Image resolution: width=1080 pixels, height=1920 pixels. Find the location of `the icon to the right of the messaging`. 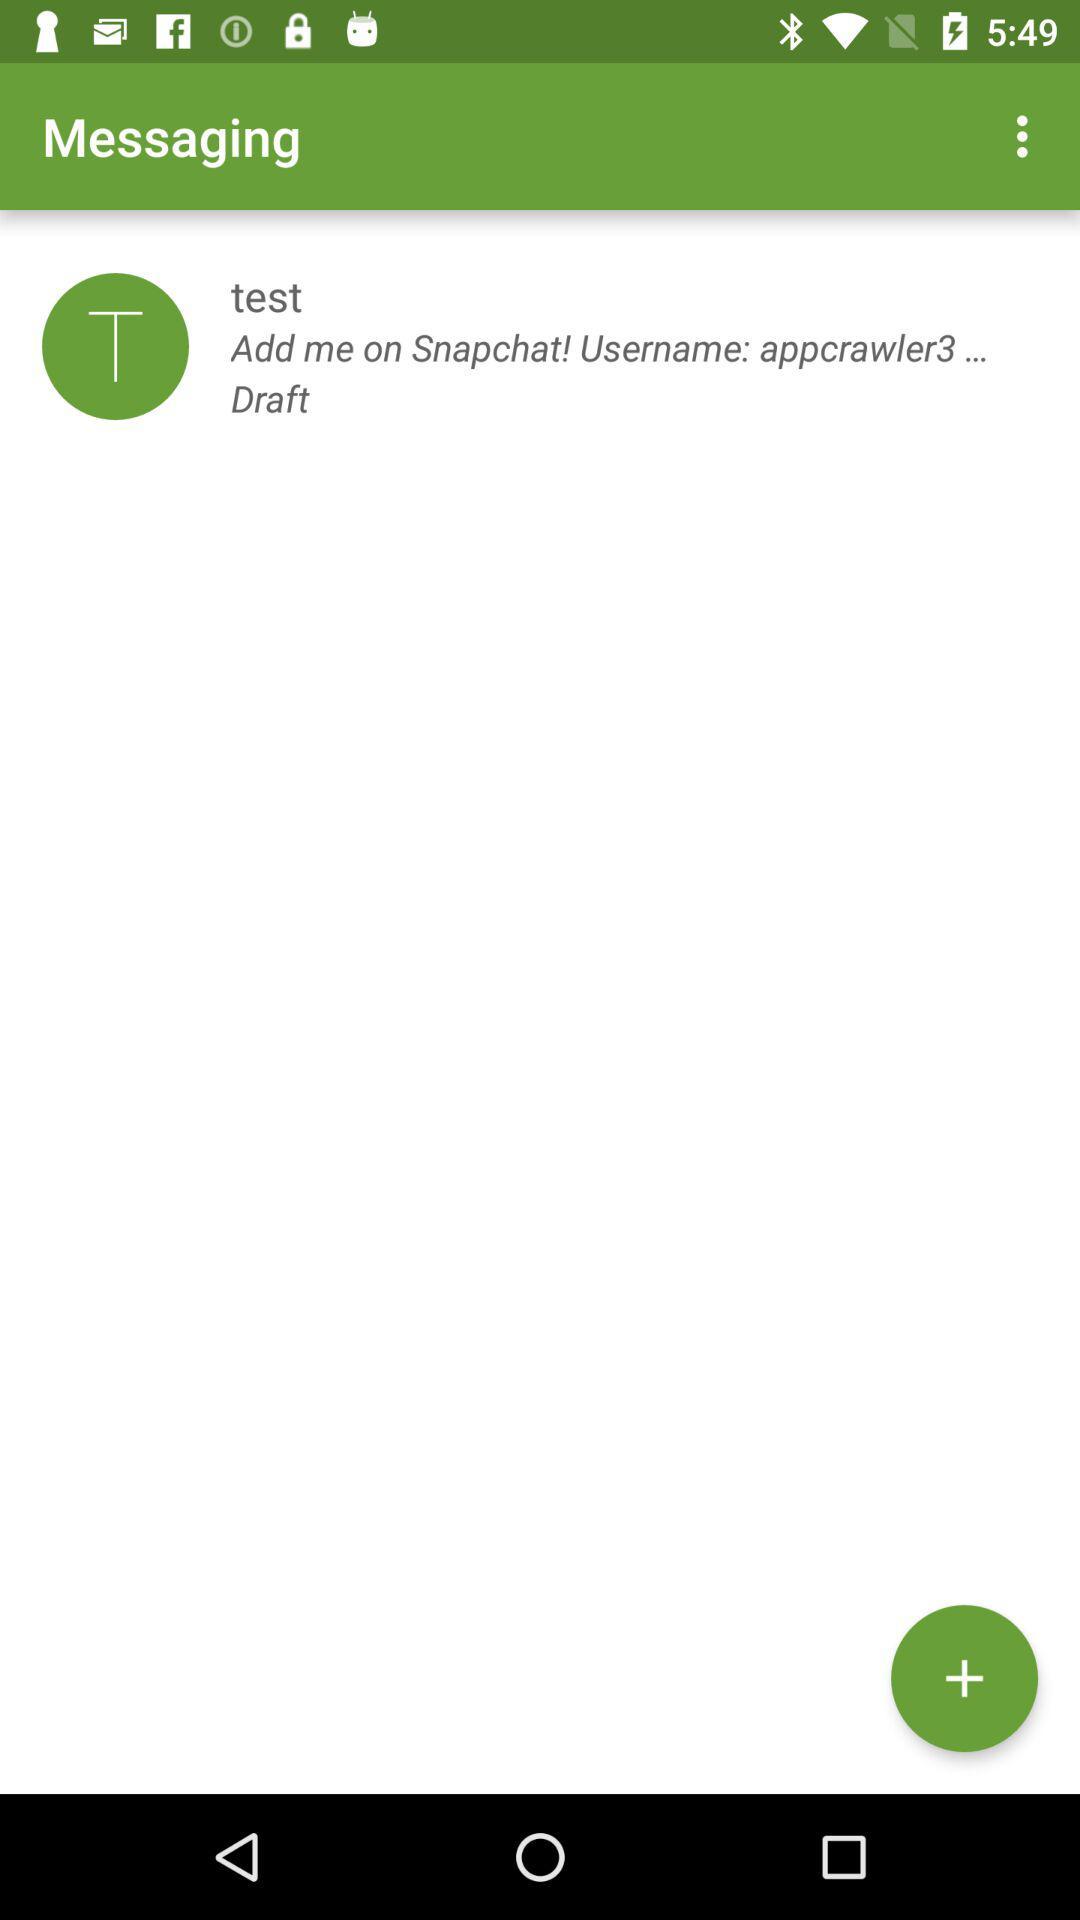

the icon to the right of the messaging is located at coordinates (1027, 135).